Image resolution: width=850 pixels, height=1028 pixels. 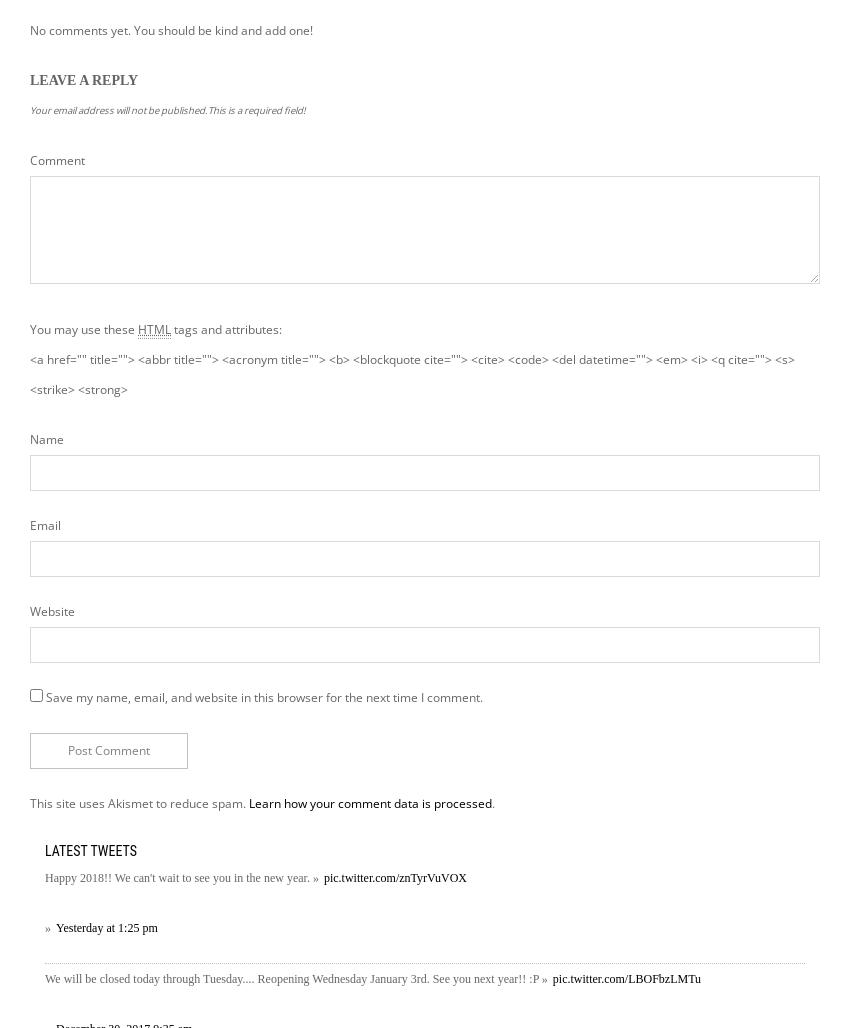 What do you see at coordinates (323, 875) in the screenshot?
I see `'pic.twitter.com/znTyrVuVOX'` at bounding box center [323, 875].